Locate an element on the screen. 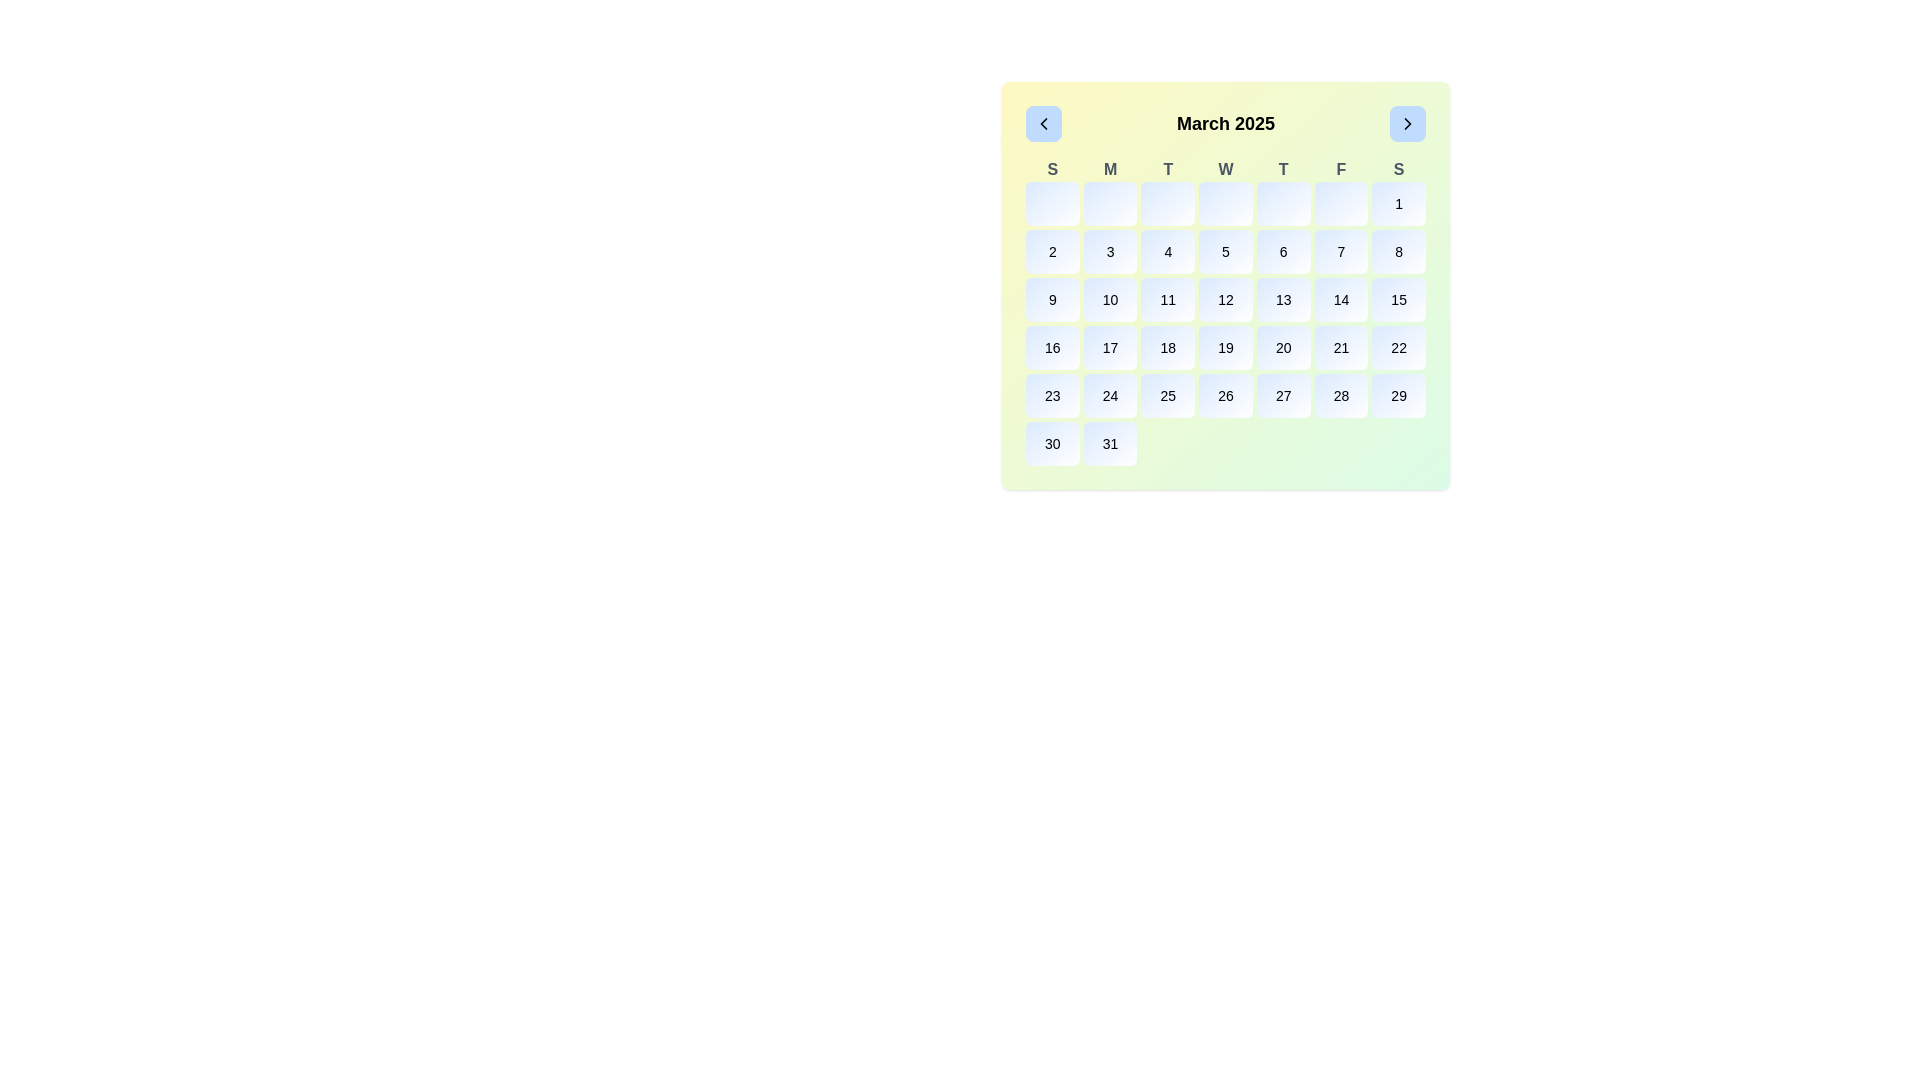  the calendar button displaying the number '20' in its center, located in the sixth row and fifth column of the grid under the 'March 2025' header is located at coordinates (1283, 346).